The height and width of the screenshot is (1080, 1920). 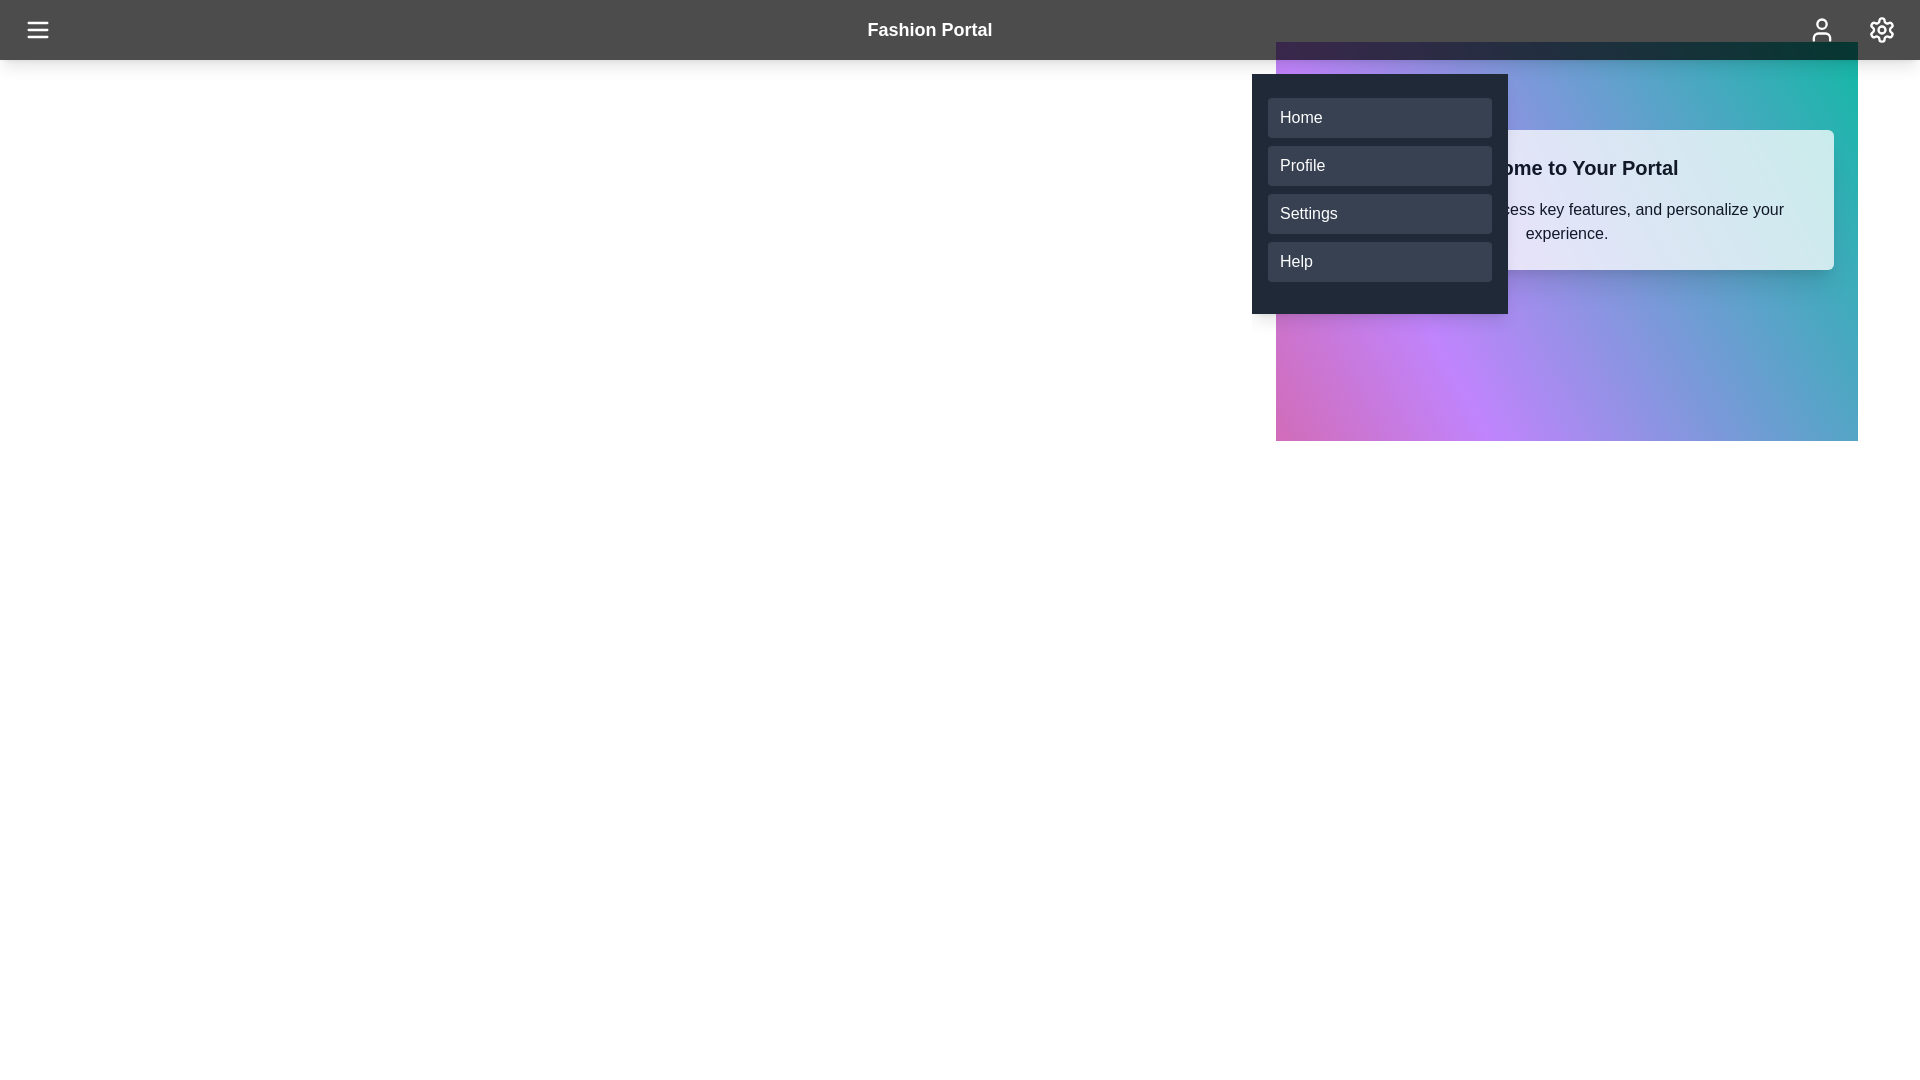 What do you see at coordinates (1379, 213) in the screenshot?
I see `the menu item Settings from the list` at bounding box center [1379, 213].